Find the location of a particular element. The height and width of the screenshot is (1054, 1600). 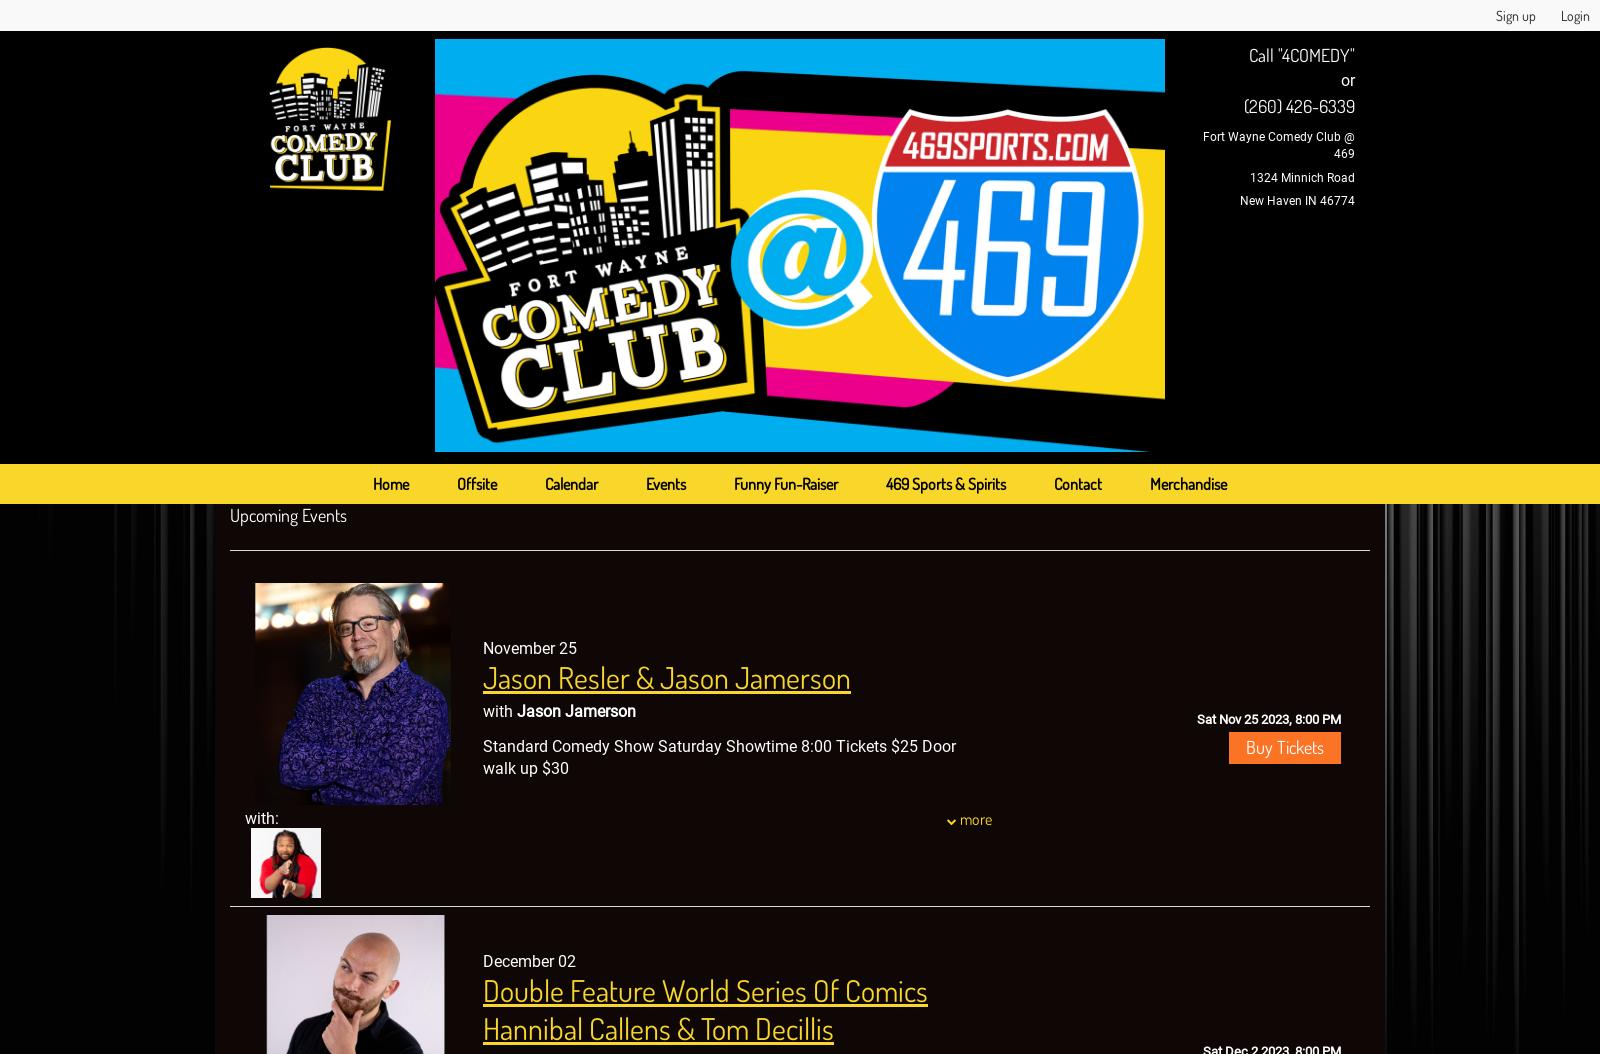

'Funny Fun-Raiser' is located at coordinates (786, 482).